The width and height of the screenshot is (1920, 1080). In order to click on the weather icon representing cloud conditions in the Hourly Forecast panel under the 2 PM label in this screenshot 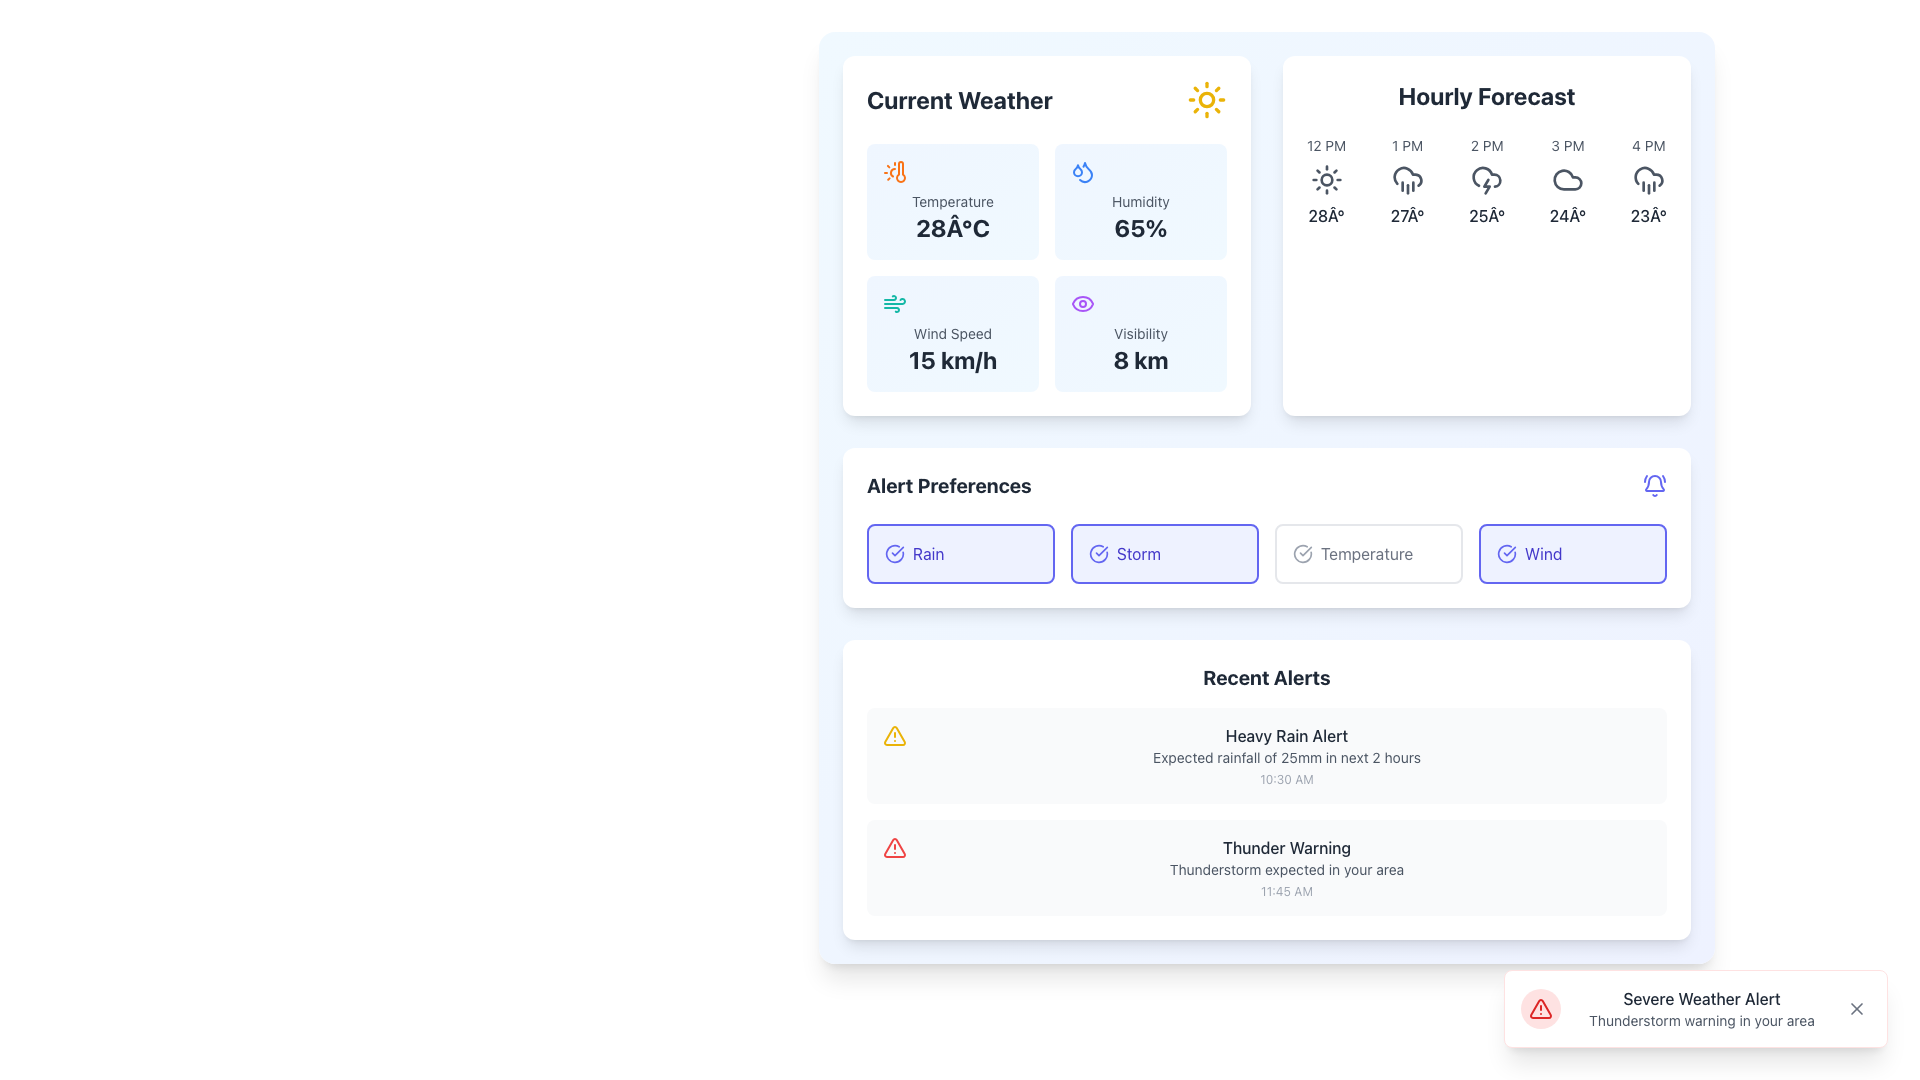, I will do `click(1487, 176)`.